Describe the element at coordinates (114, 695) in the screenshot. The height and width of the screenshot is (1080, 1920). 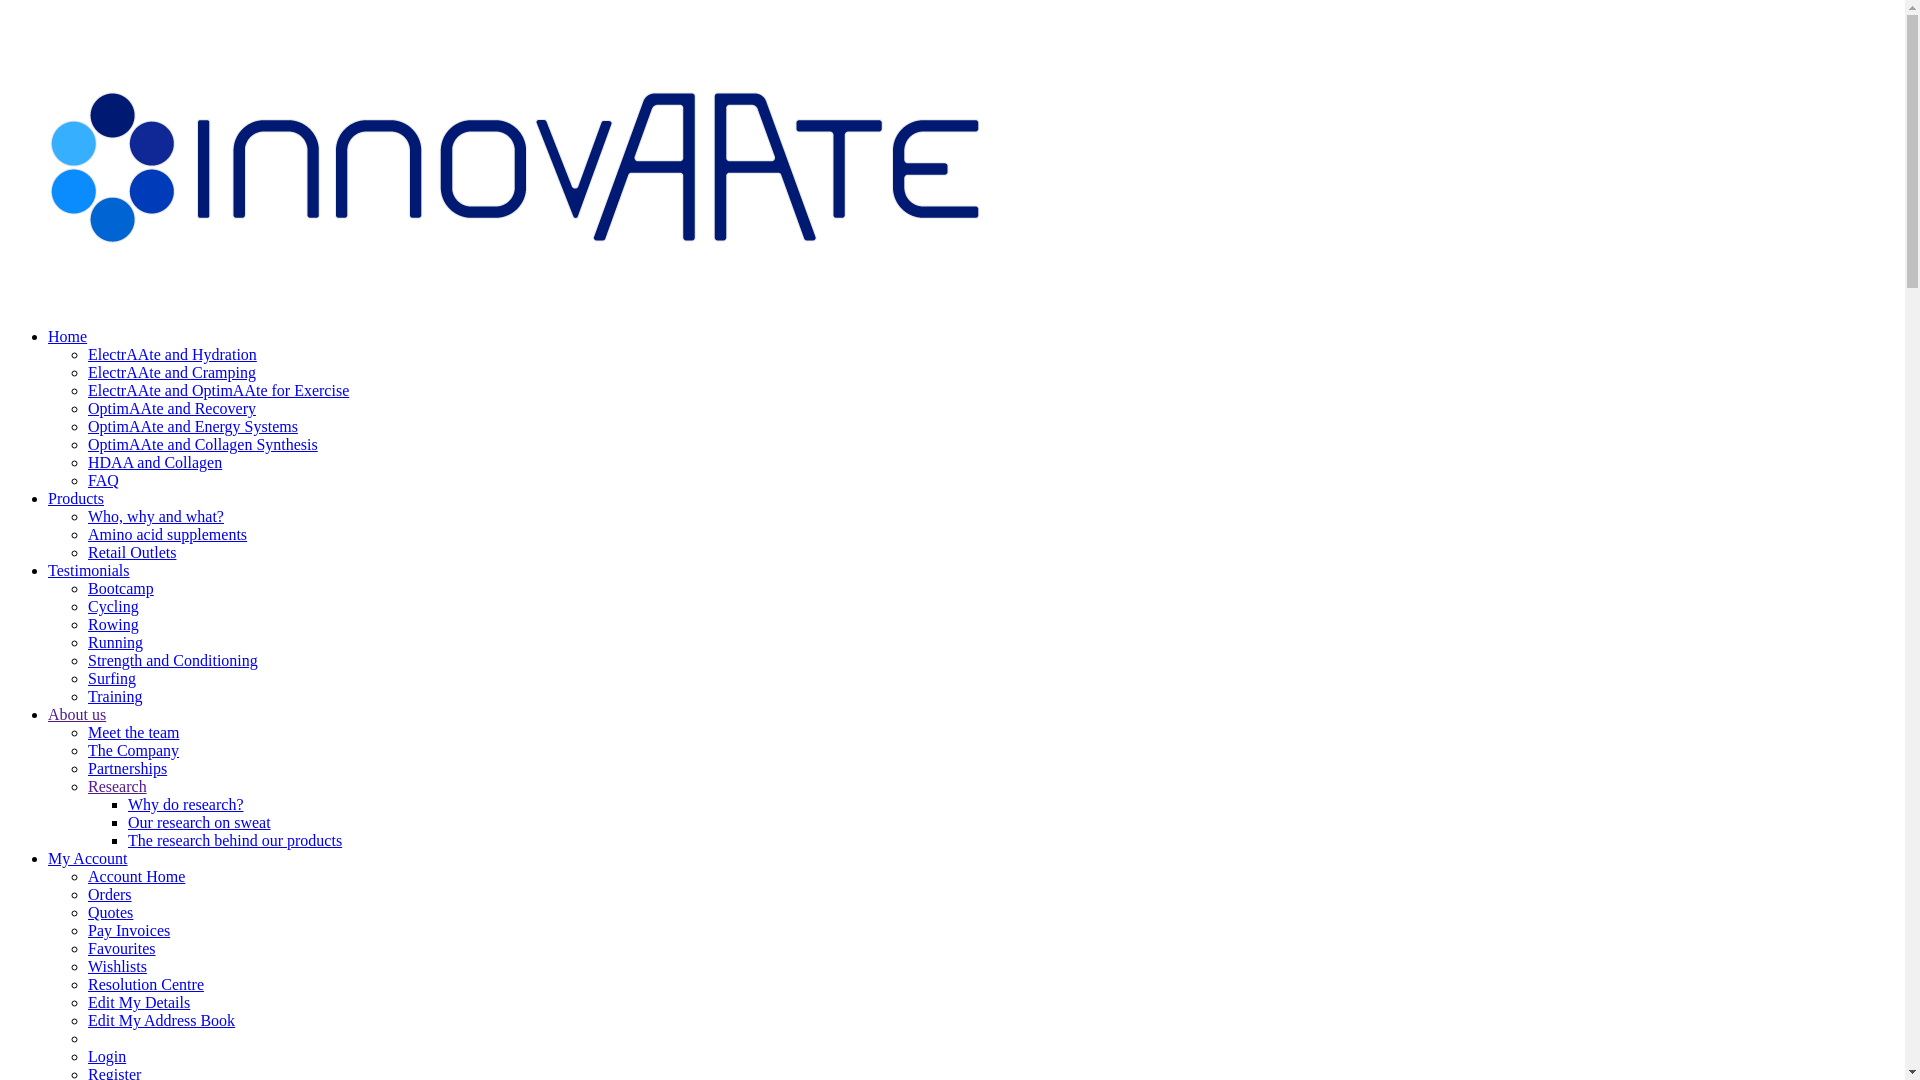
I see `'Training'` at that location.